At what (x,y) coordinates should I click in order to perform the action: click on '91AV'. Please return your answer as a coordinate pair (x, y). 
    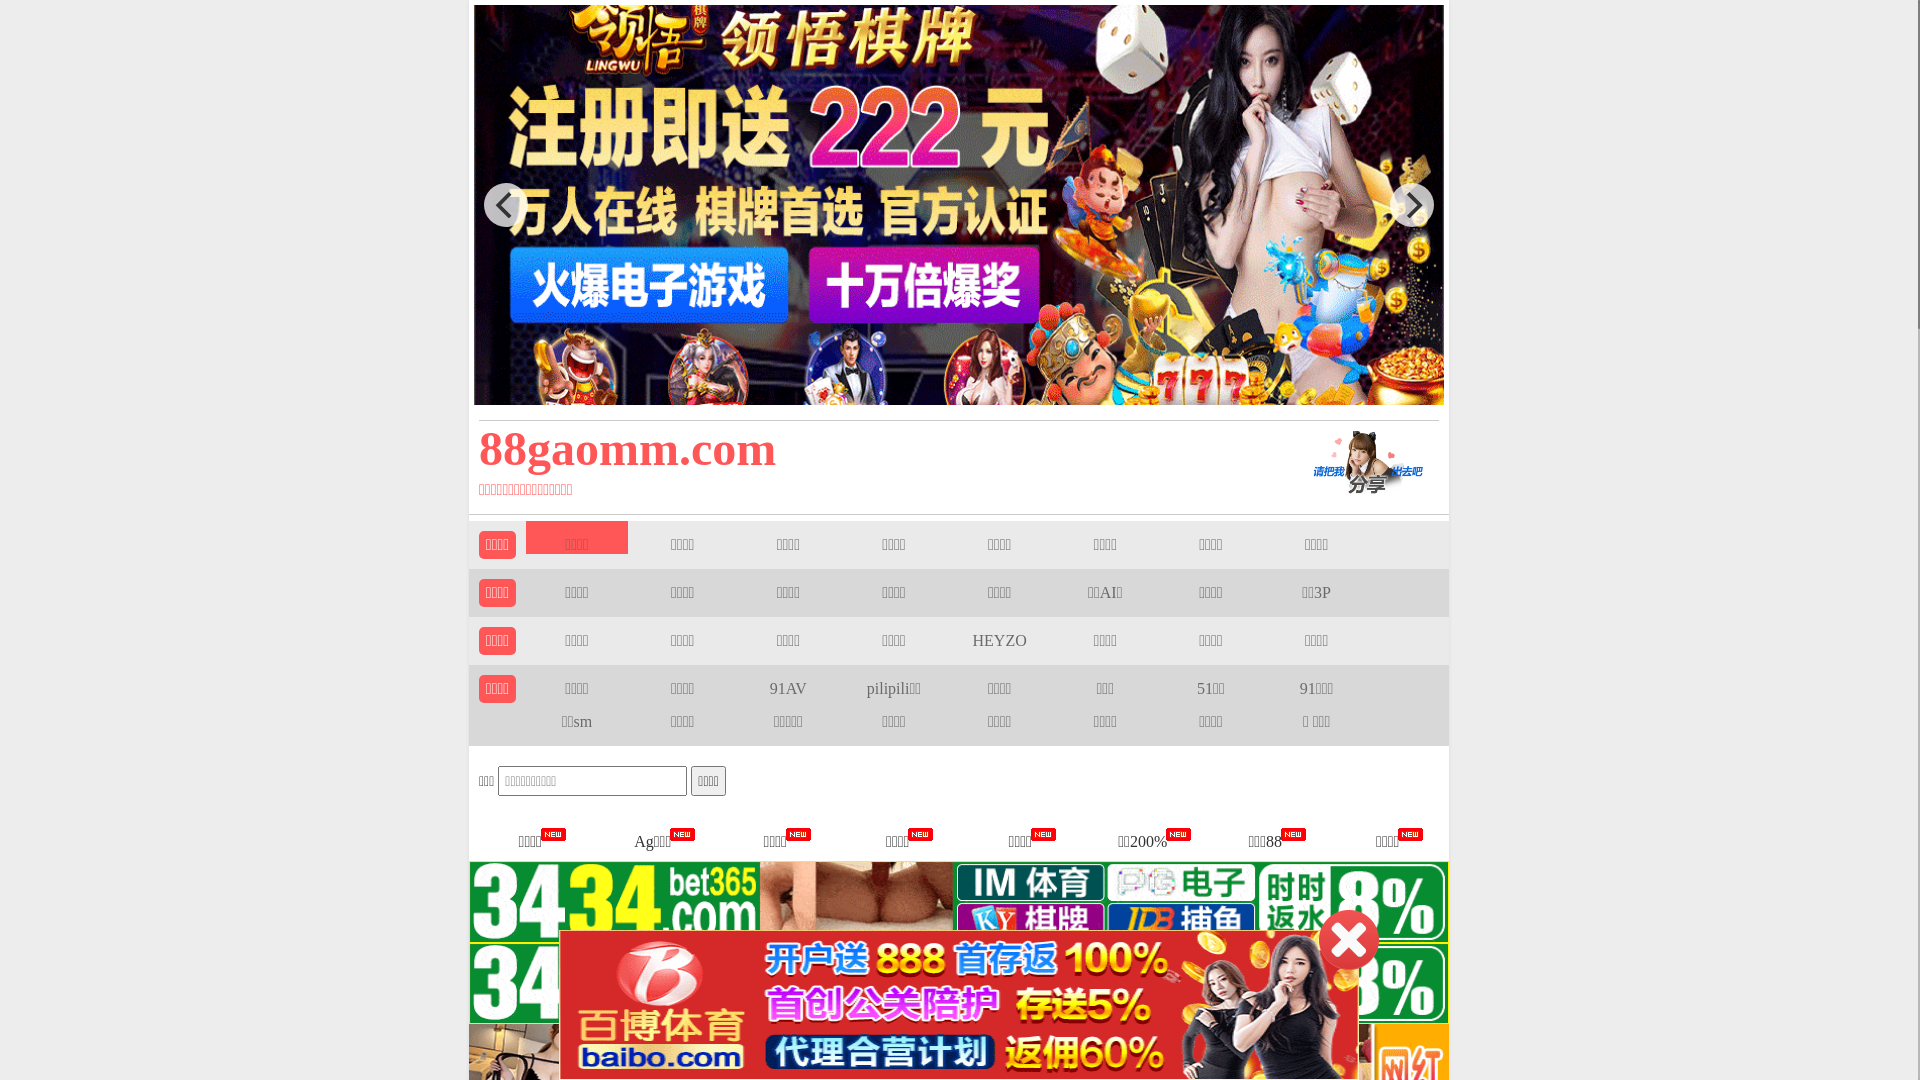
    Looking at the image, I should click on (768, 687).